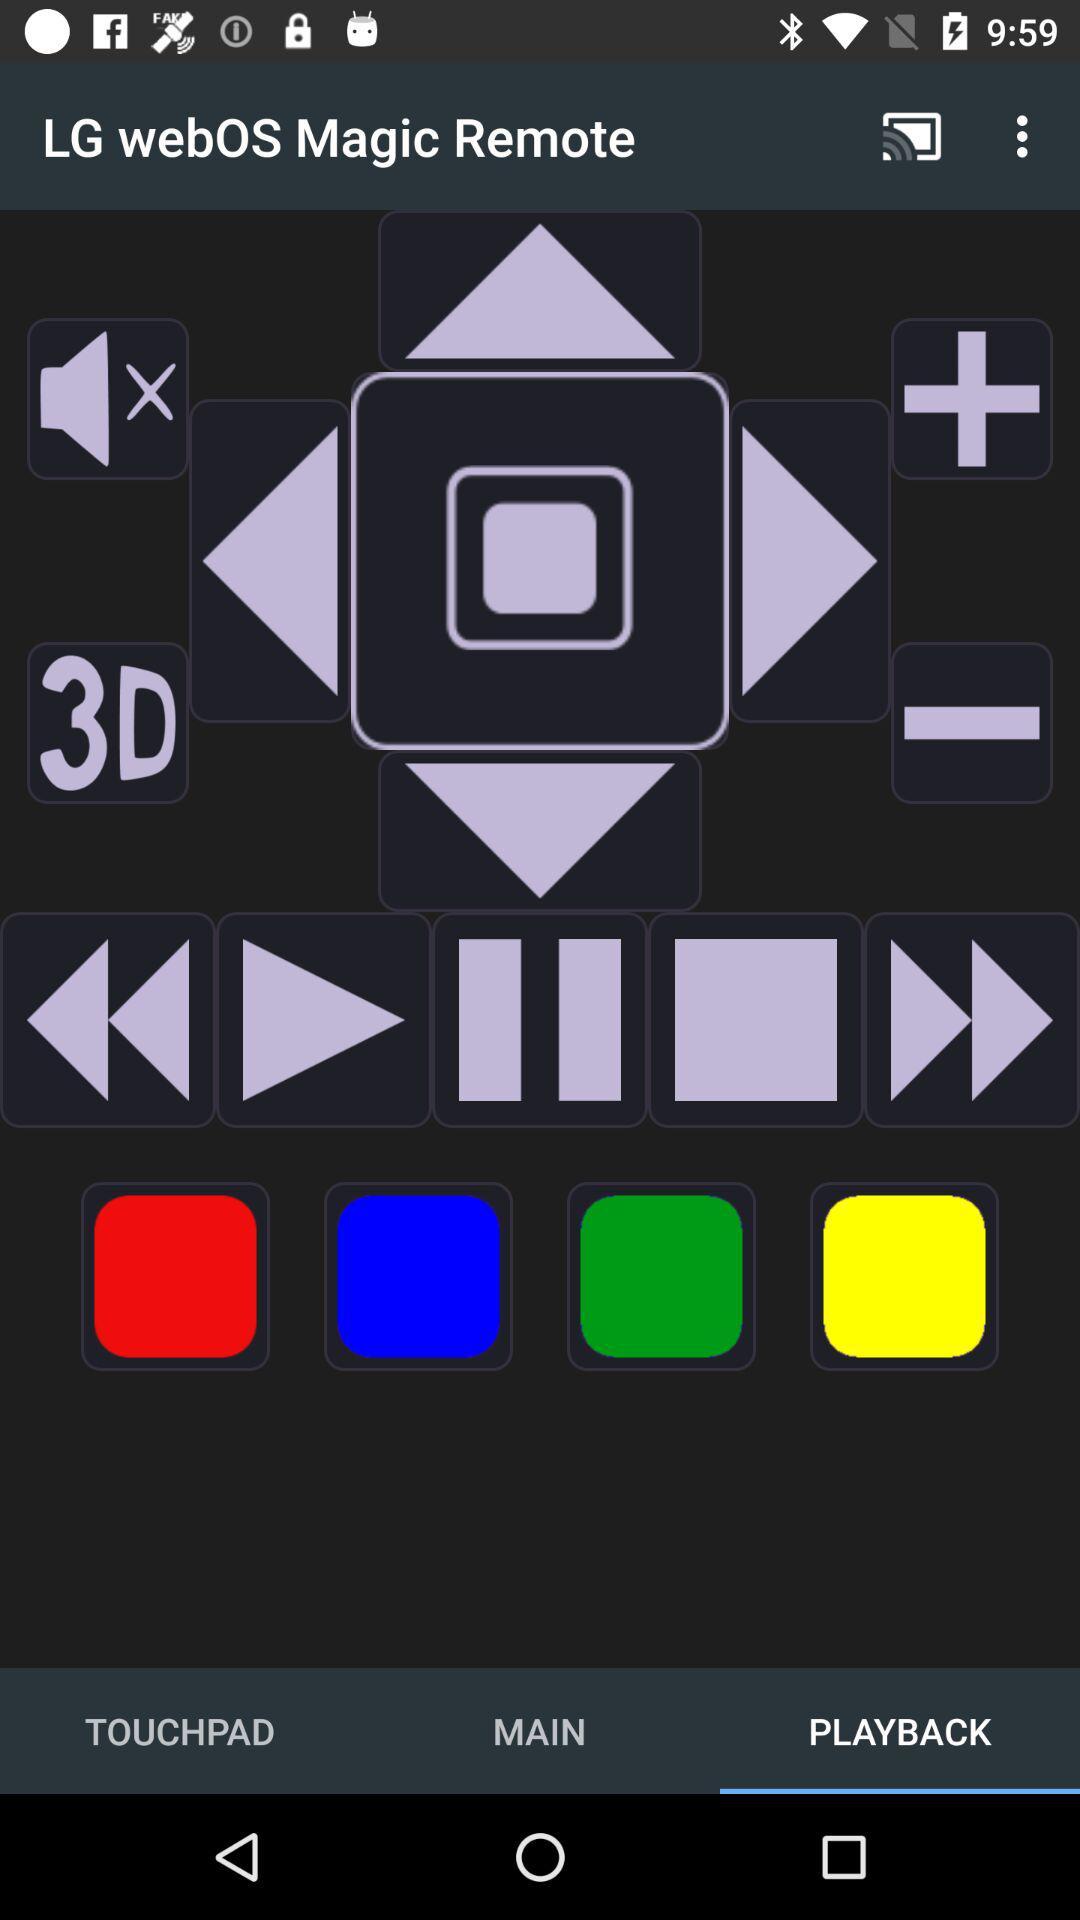 Image resolution: width=1080 pixels, height=1920 pixels. What do you see at coordinates (323, 1019) in the screenshot?
I see `go next` at bounding box center [323, 1019].